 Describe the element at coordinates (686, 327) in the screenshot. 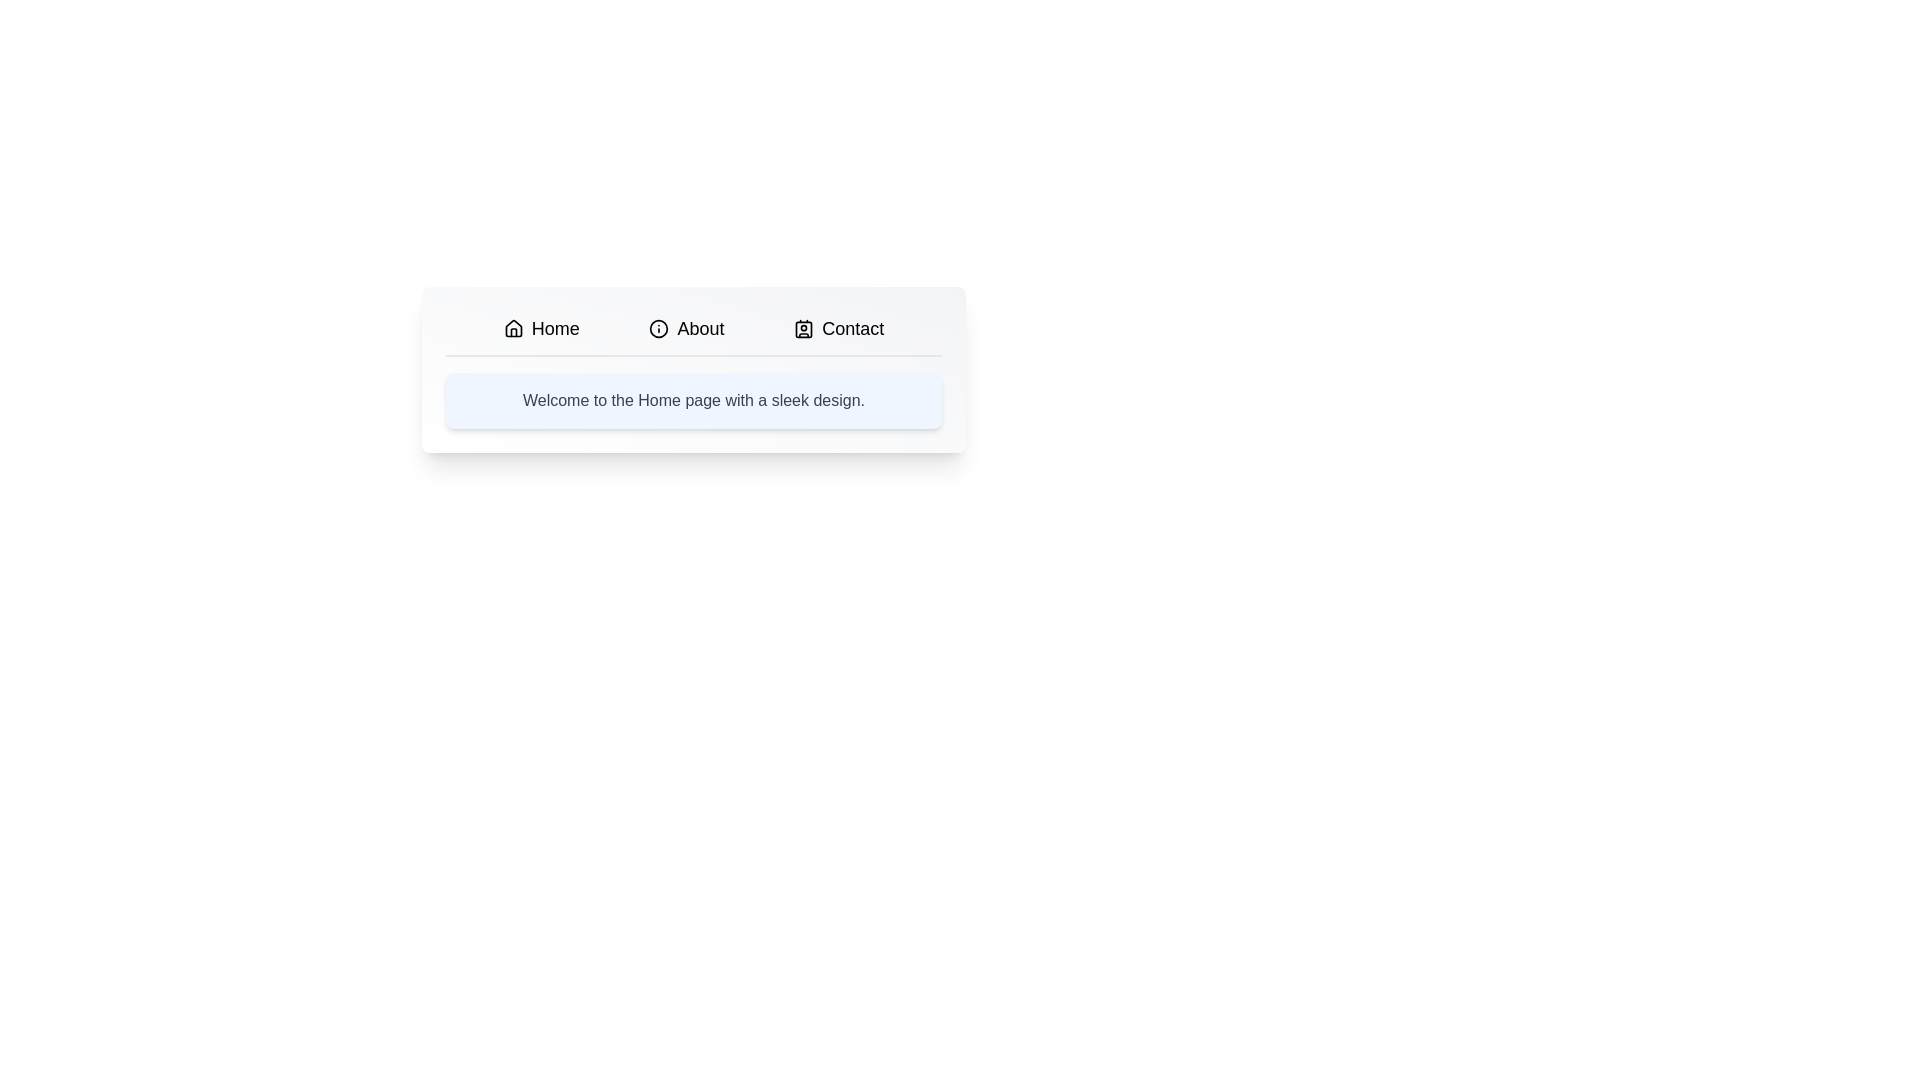

I see `the tab labeled About to observe its hover effect` at that location.